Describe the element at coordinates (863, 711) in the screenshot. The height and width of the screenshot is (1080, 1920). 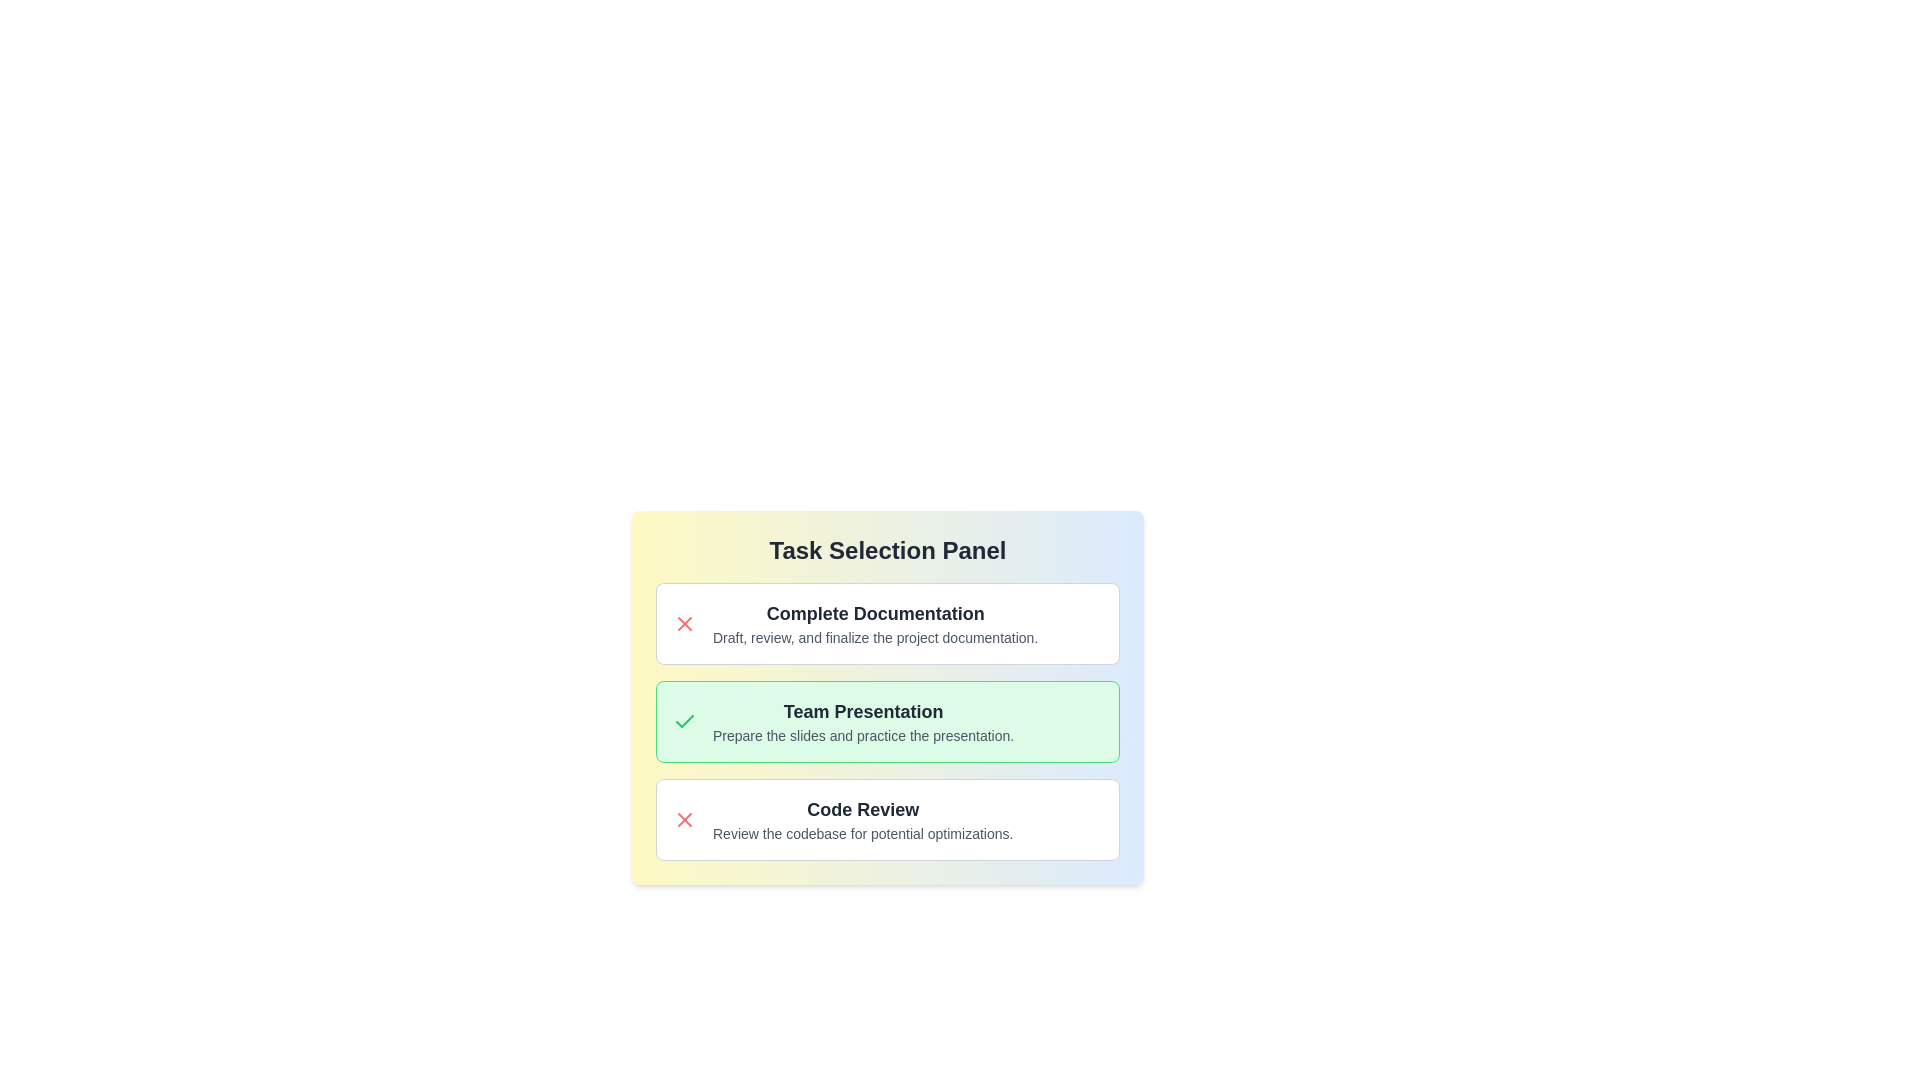
I see `the Text Label that describes the task 'Team Presentation', located within the green-highlighted section and positioned between 'Complete Documentation' and 'Code Review'` at that location.